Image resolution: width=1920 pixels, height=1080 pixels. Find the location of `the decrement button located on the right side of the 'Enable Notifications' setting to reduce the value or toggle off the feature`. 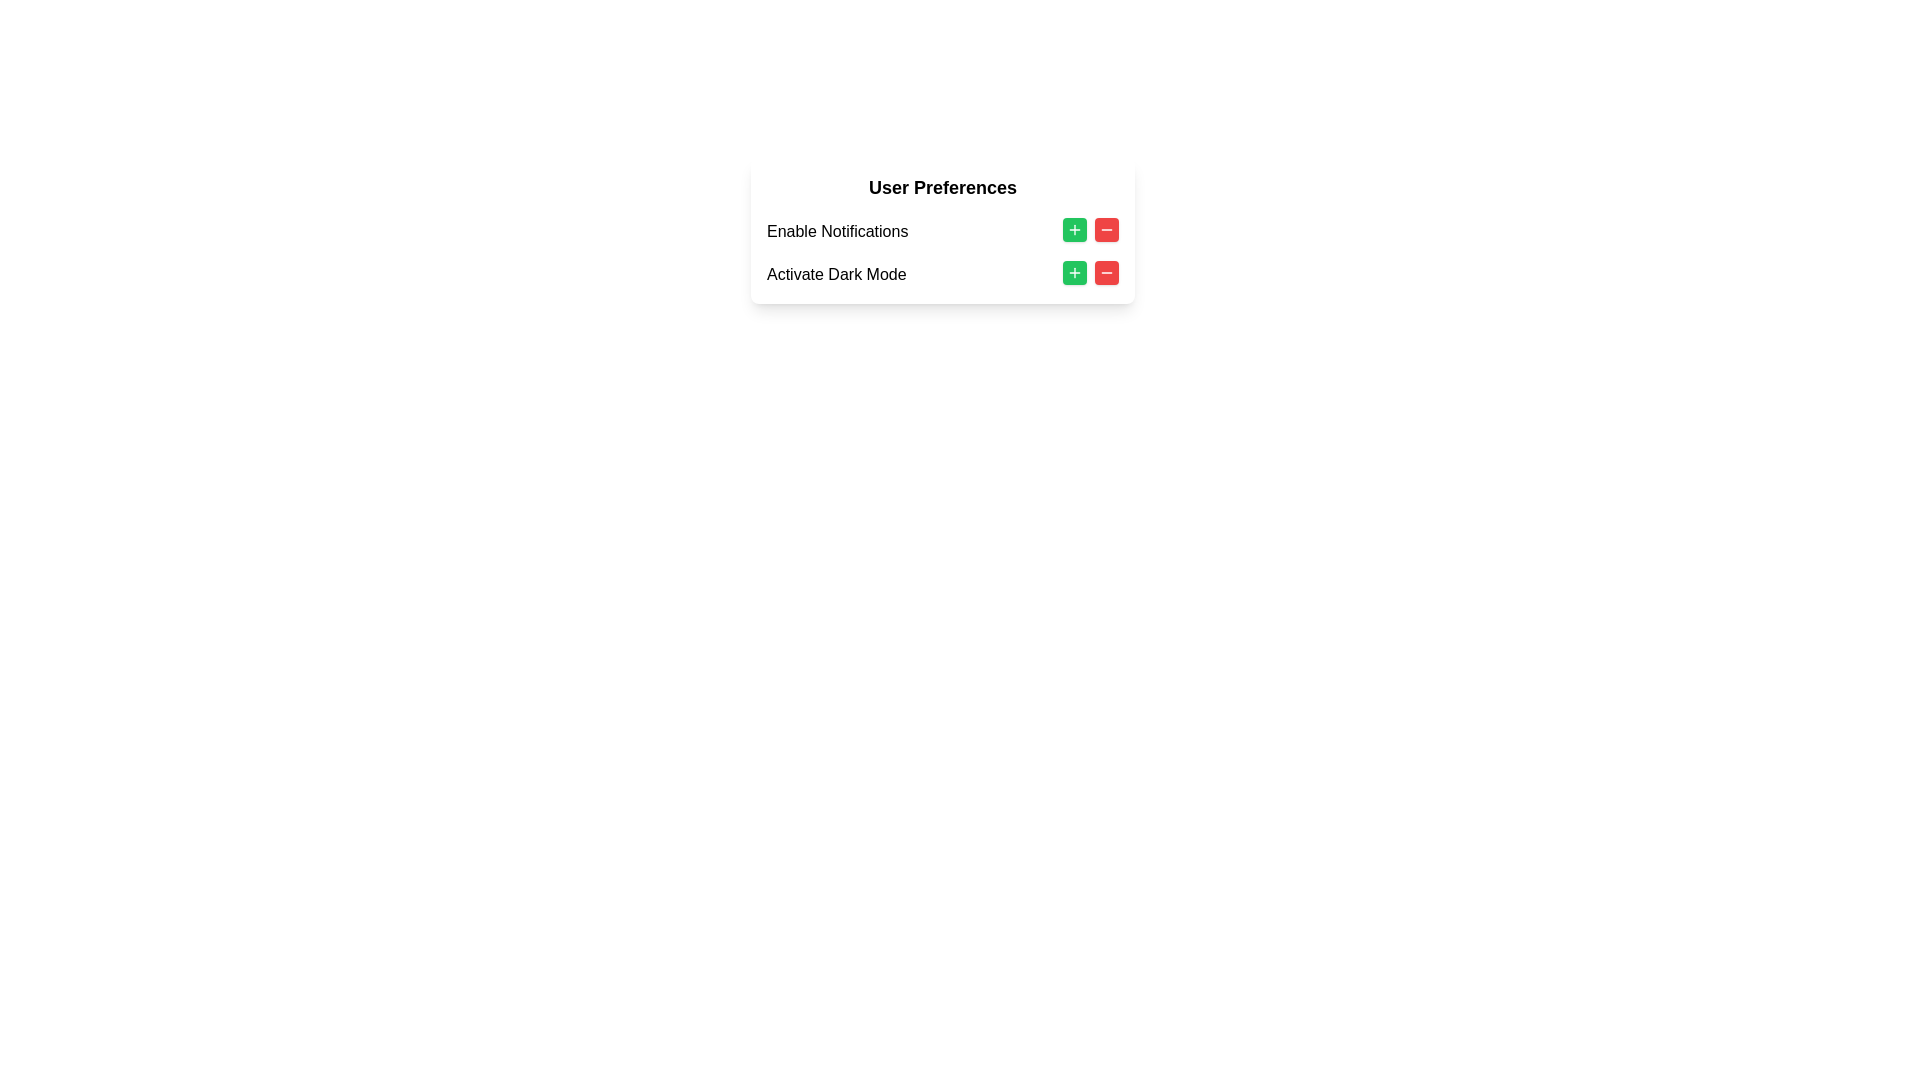

the decrement button located on the right side of the 'Enable Notifications' setting to reduce the value or toggle off the feature is located at coordinates (1106, 229).